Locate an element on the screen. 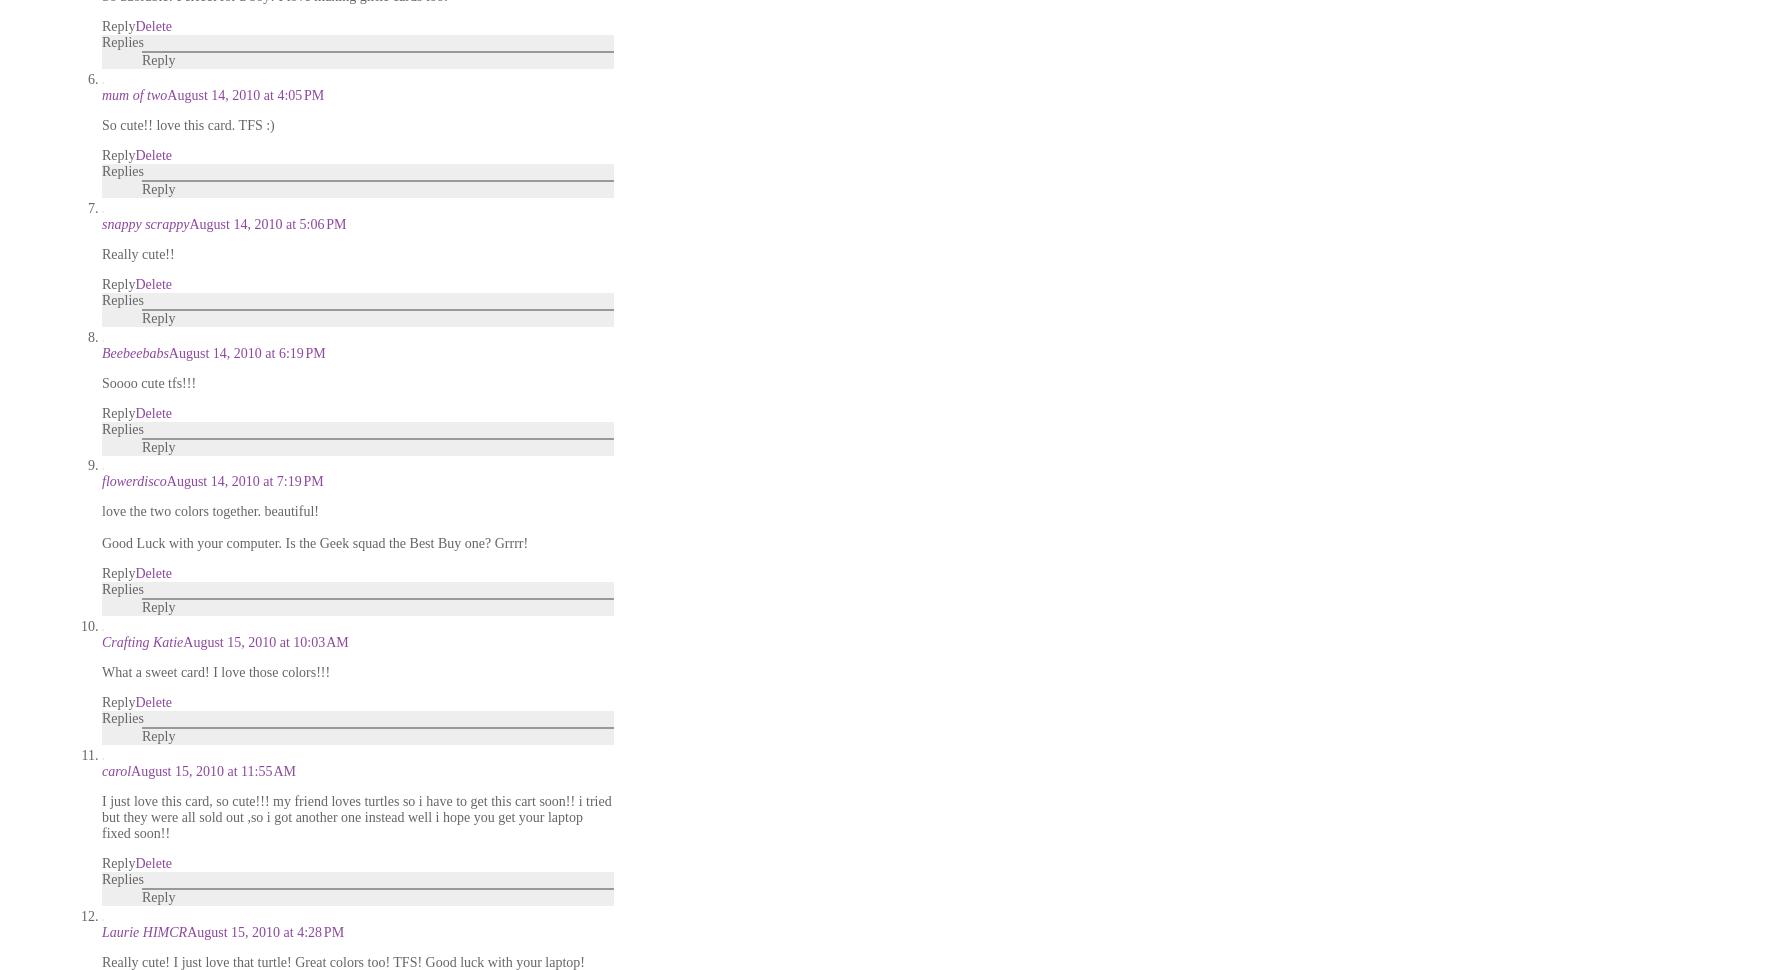 This screenshot has height=970, width=1770. 'love the two colors together. beautiful!' is located at coordinates (209, 511).